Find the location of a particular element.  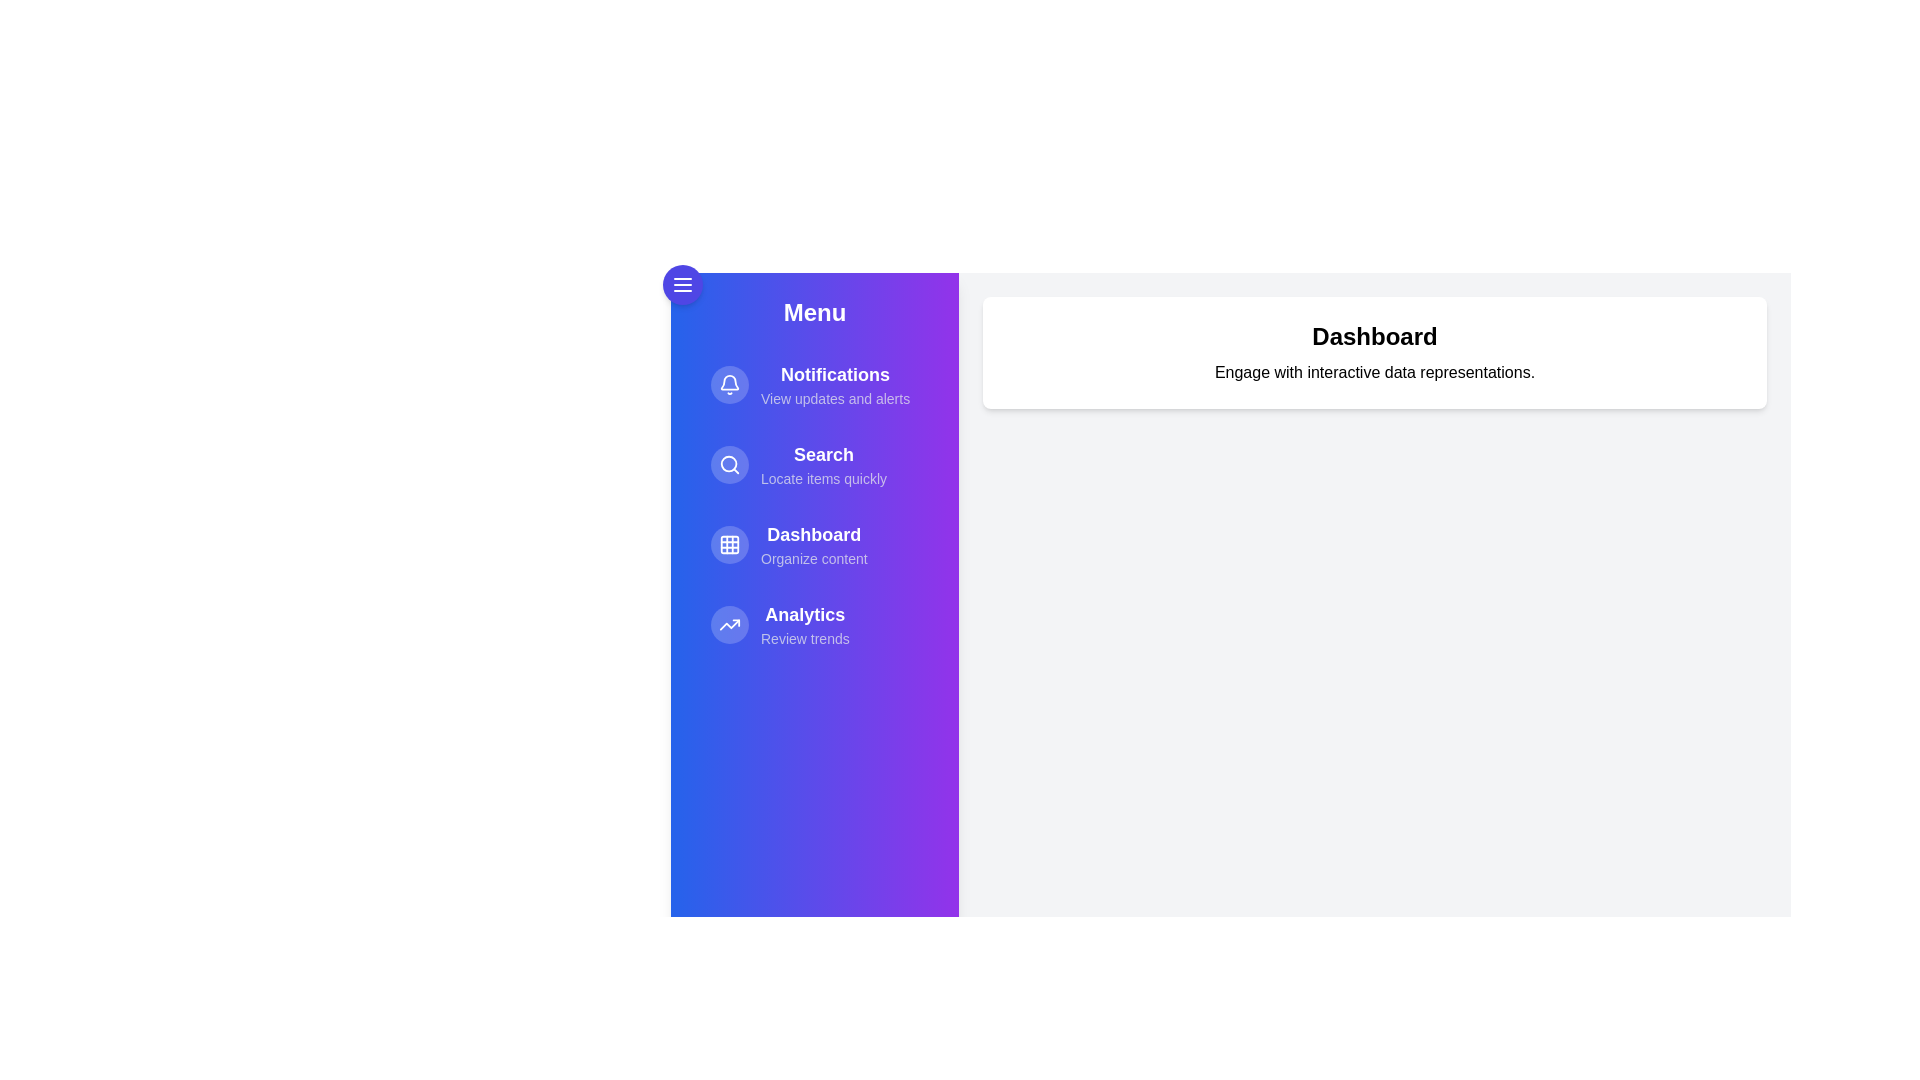

the menu item Search to reveal its hover effect is located at coordinates (815, 465).